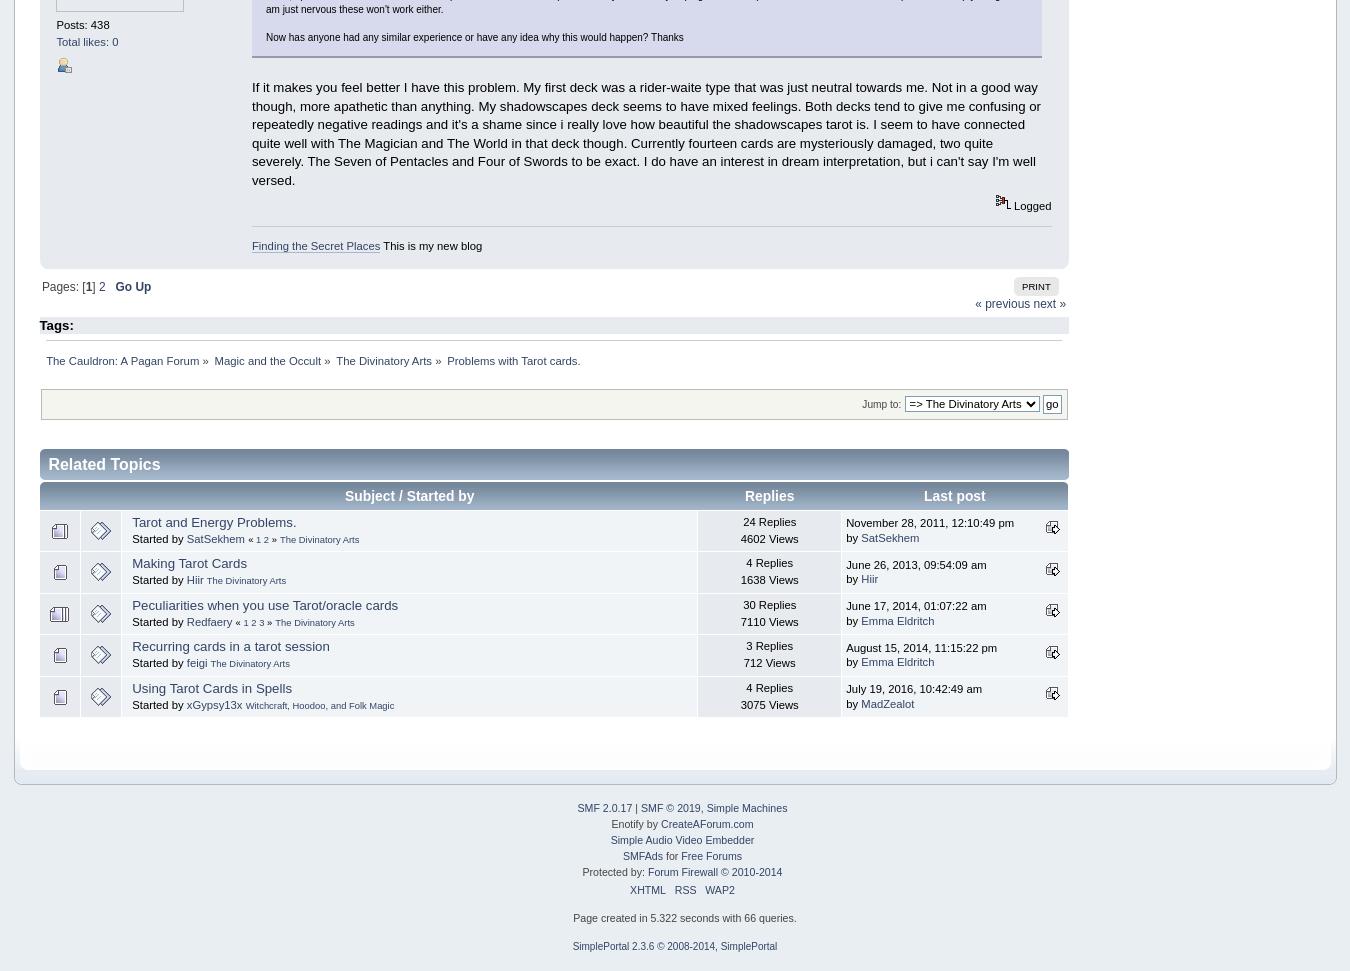 This screenshot has height=971, width=1350. What do you see at coordinates (1049, 301) in the screenshot?
I see `'next »'` at bounding box center [1049, 301].